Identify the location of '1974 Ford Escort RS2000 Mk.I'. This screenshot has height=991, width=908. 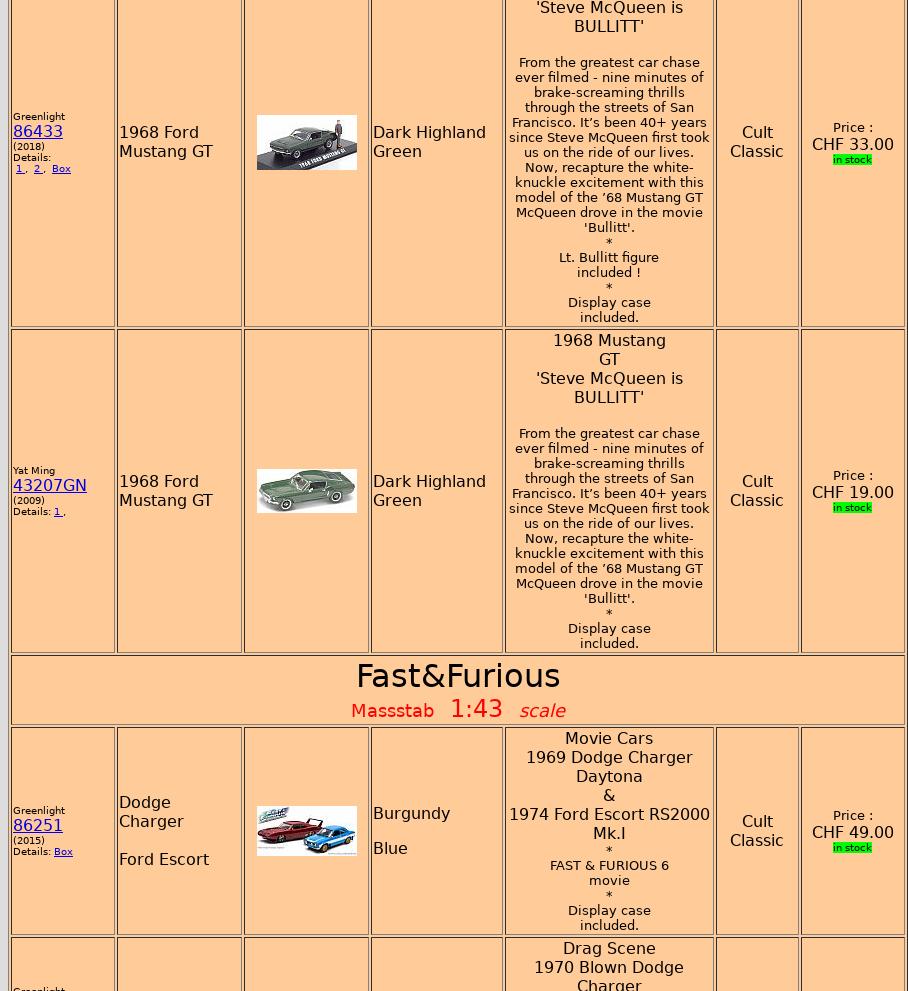
(607, 822).